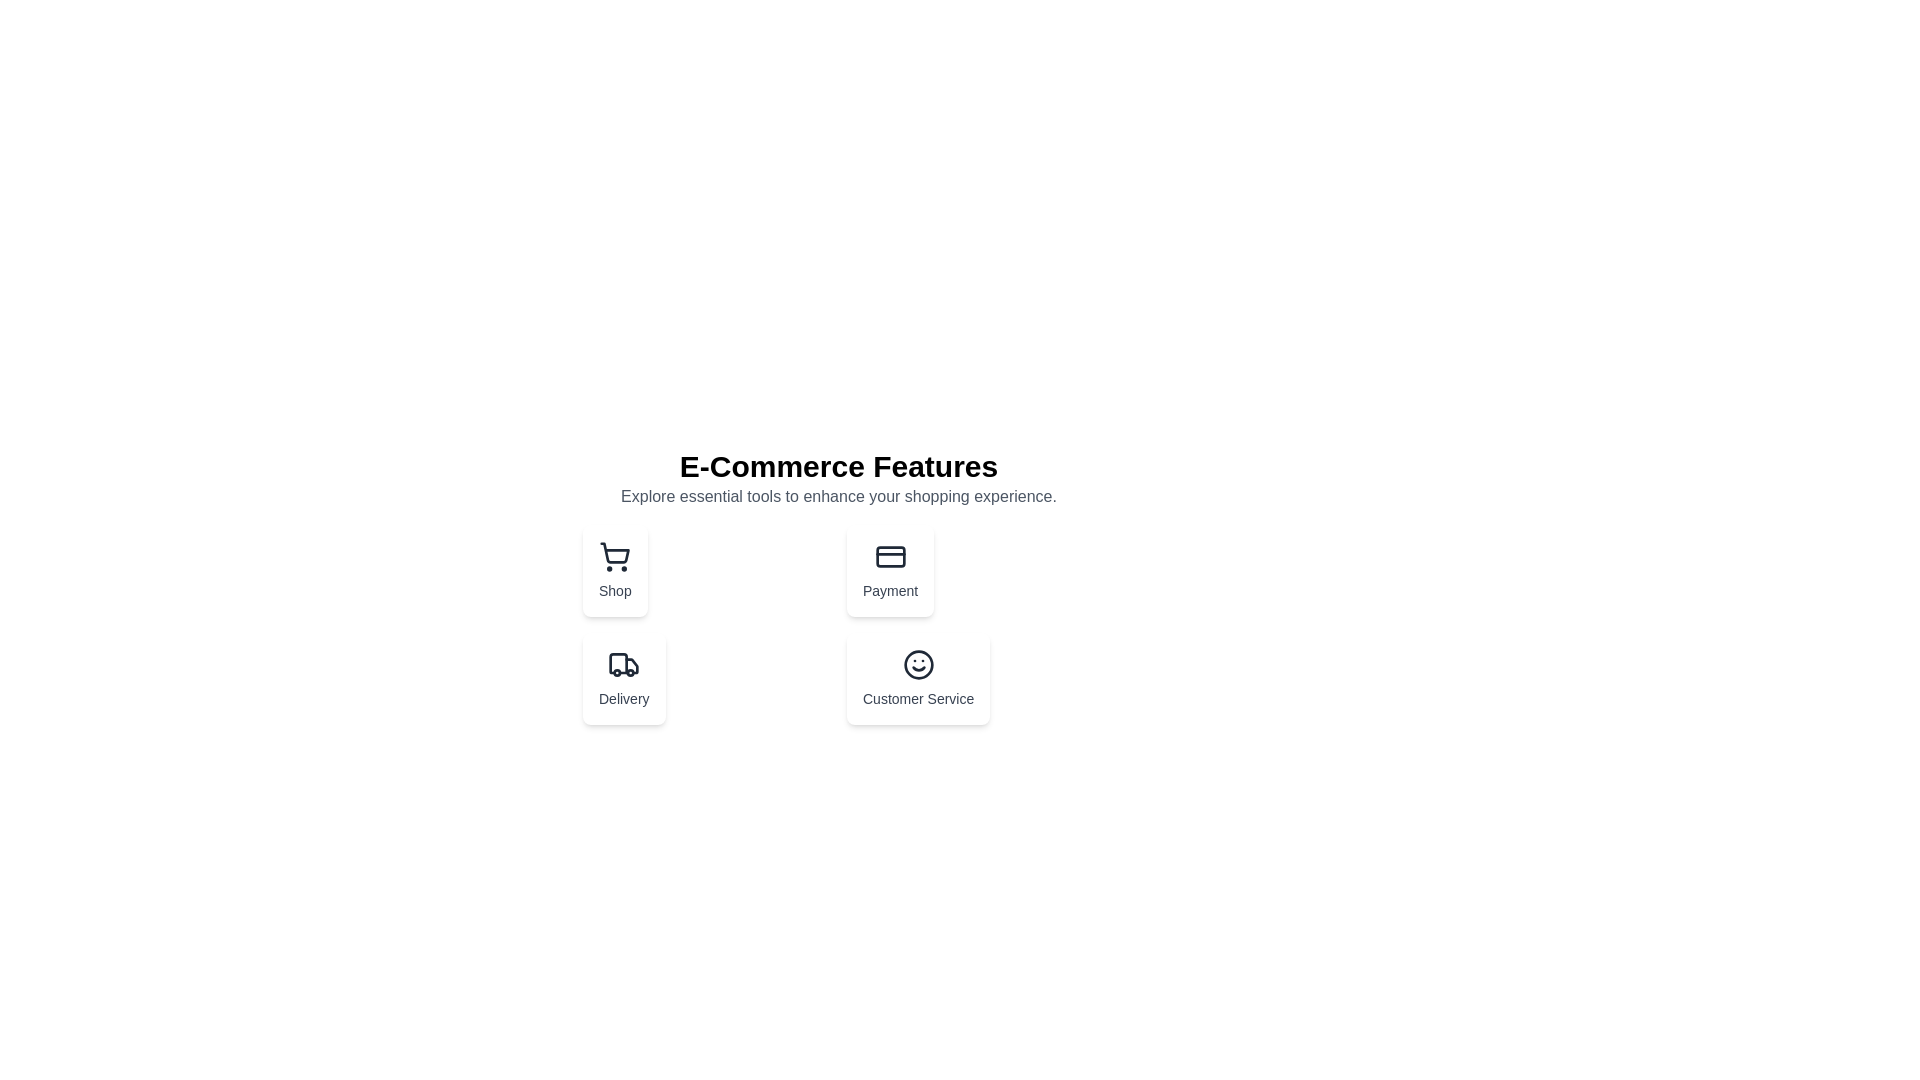 The width and height of the screenshot is (1920, 1080). Describe the element at coordinates (623, 697) in the screenshot. I see `the 'Delivery' text label located below the truck icon in the 'Delivery' section of the feature card` at that location.